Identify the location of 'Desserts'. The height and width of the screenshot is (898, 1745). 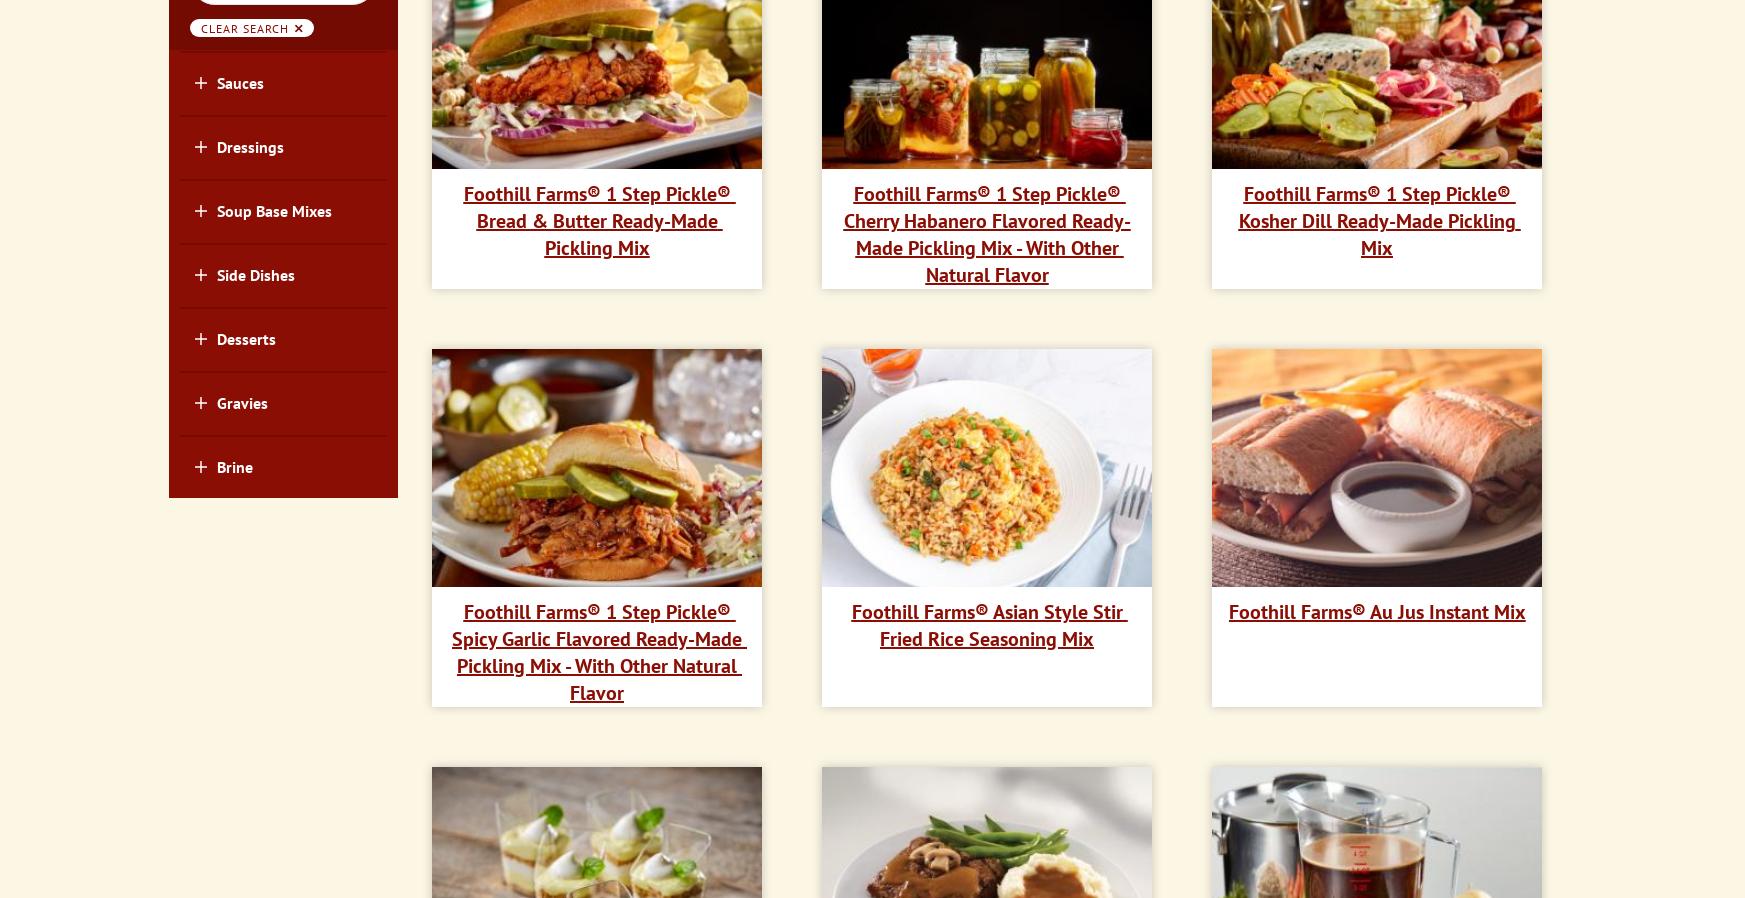
(244, 338).